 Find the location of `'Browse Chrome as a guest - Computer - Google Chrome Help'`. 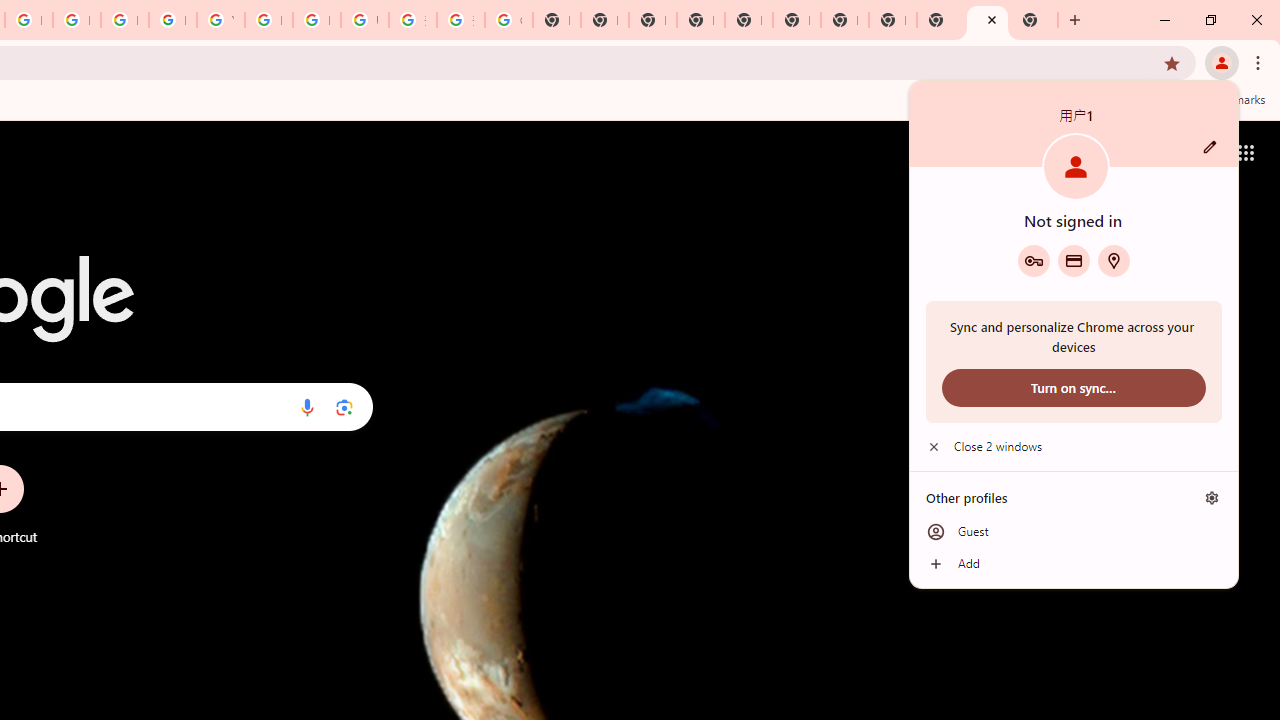

'Browse Chrome as a guest - Computer - Google Chrome Help' is located at coordinates (267, 20).